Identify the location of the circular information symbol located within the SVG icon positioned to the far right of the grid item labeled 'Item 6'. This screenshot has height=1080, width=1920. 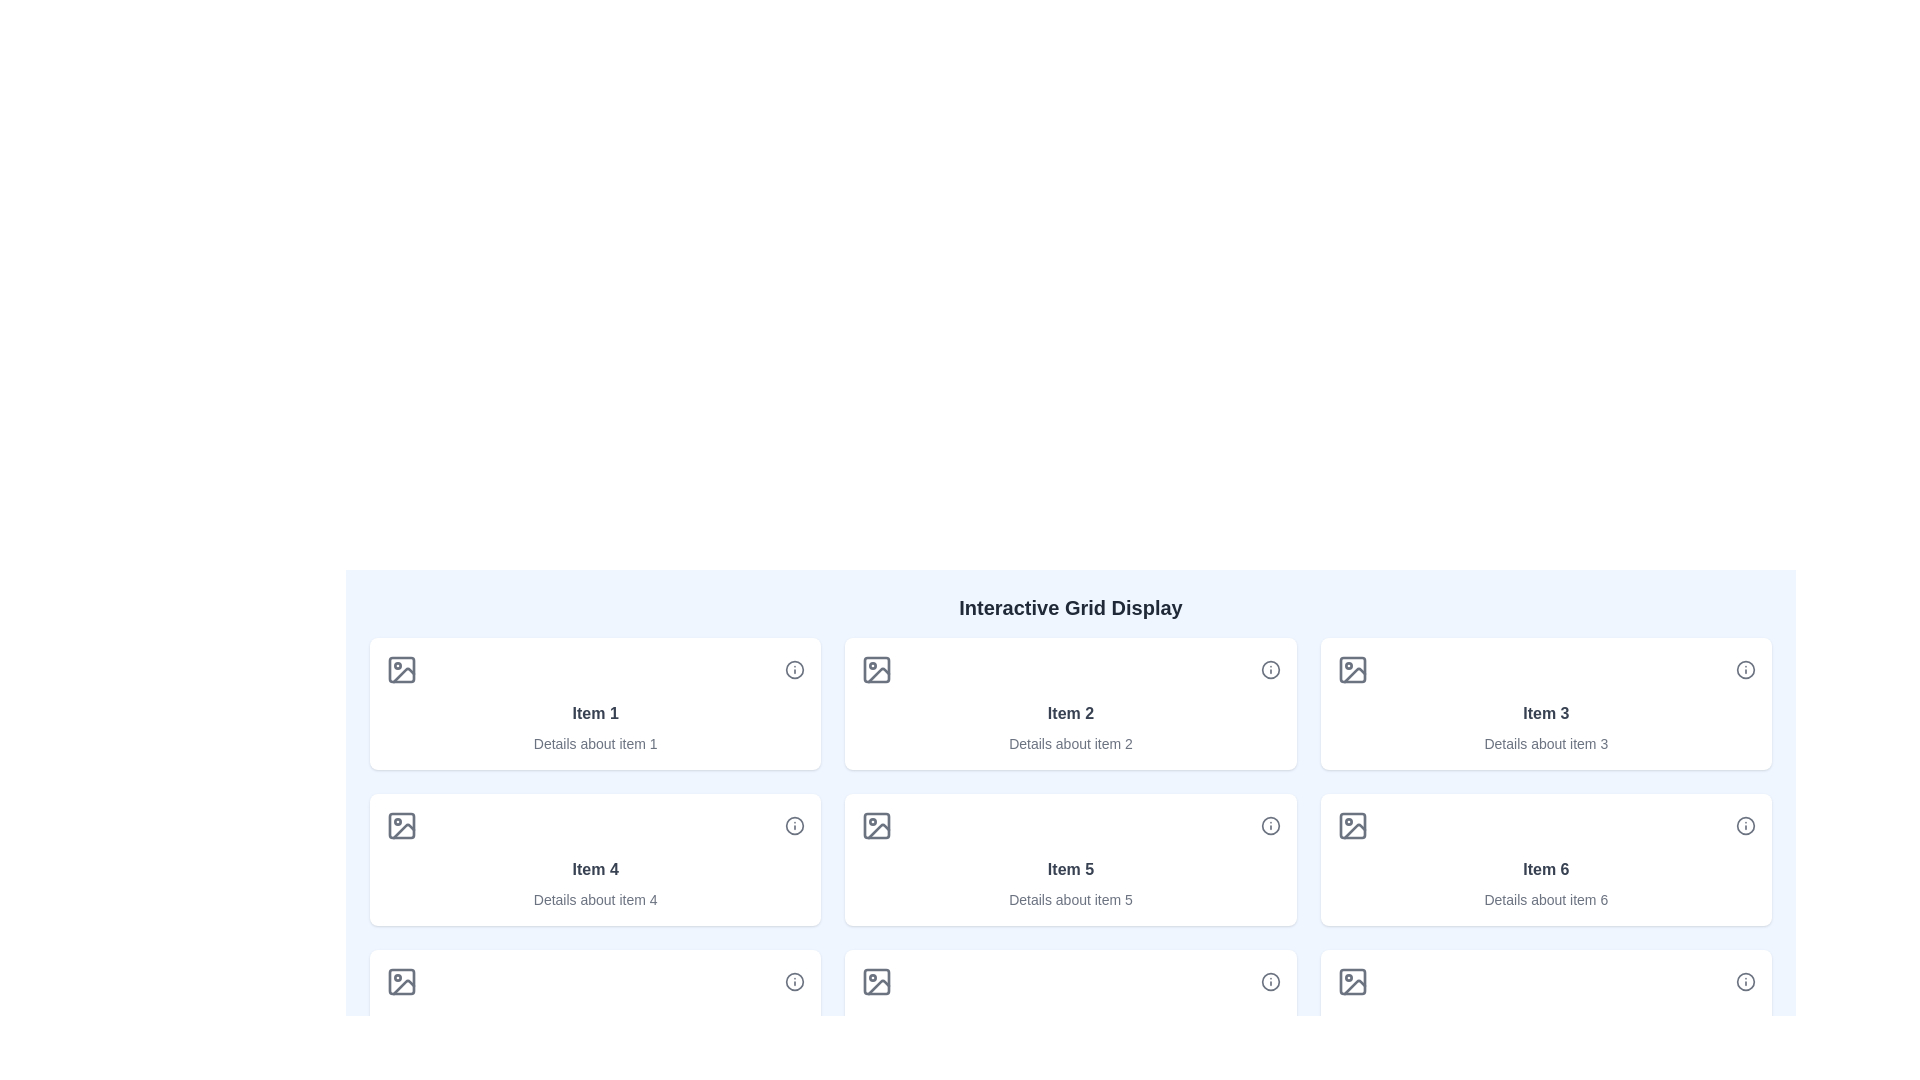
(1745, 825).